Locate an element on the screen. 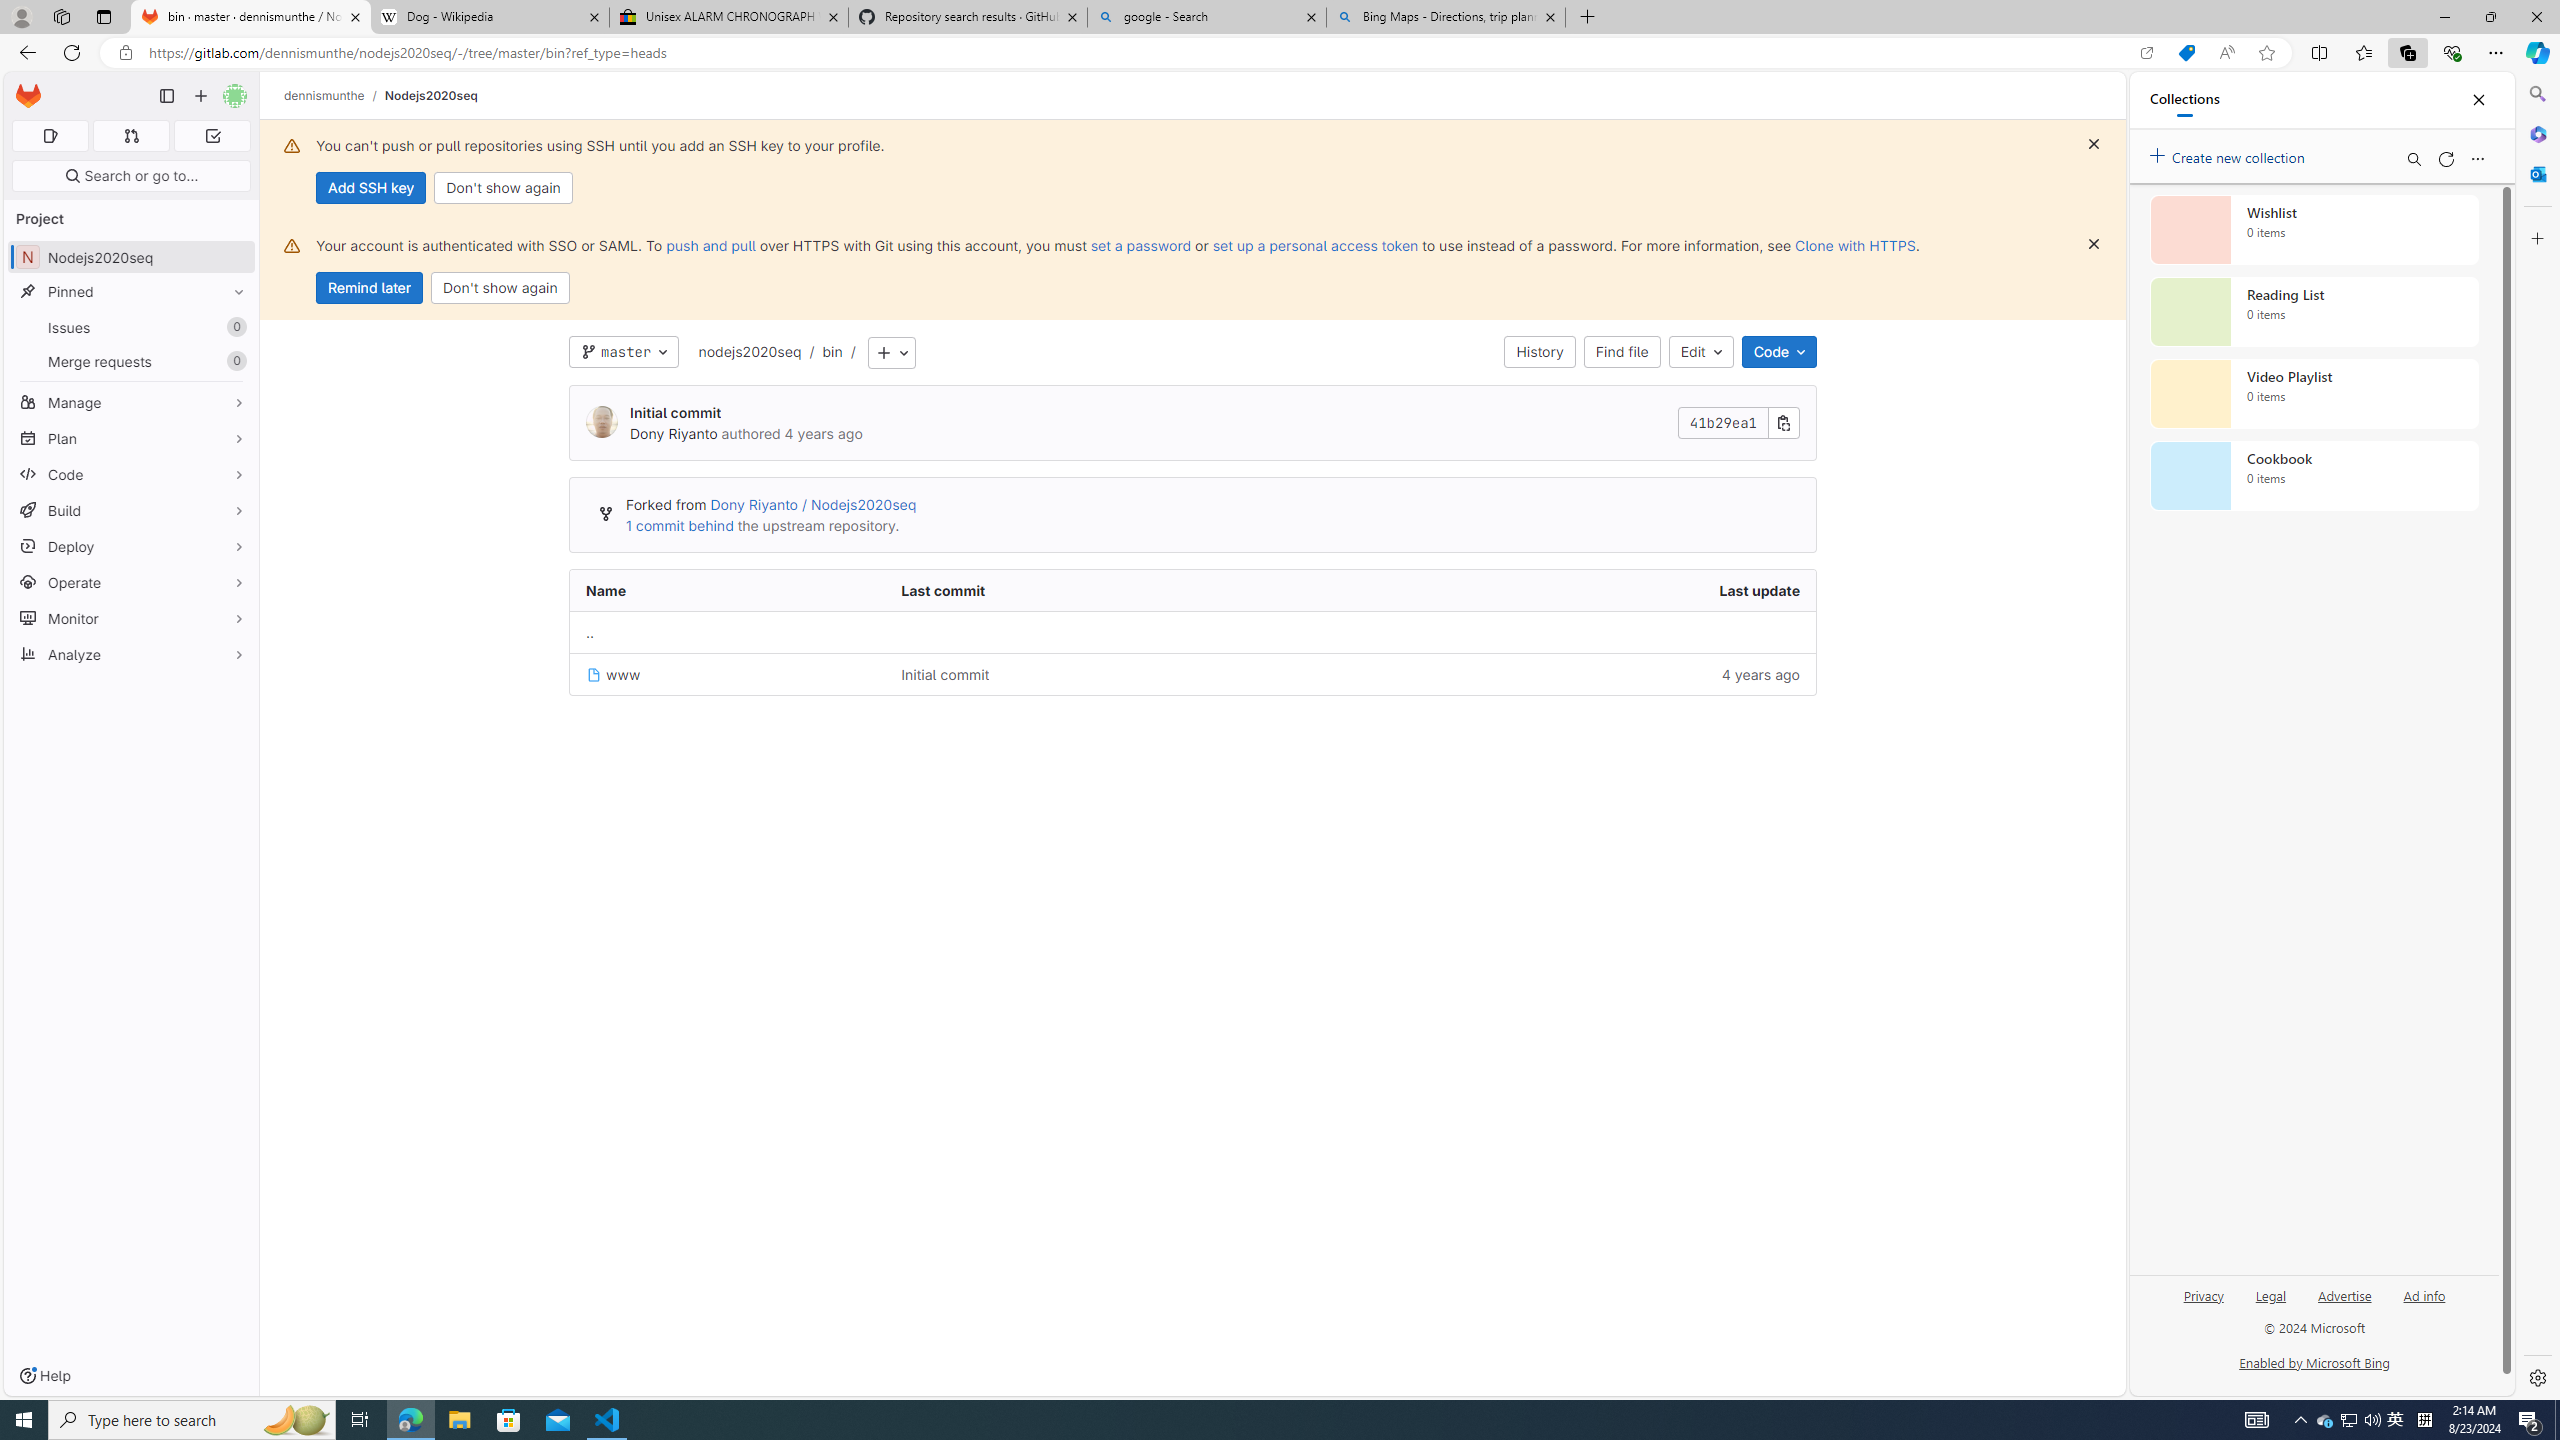 The image size is (2560, 1440). 'Deploy' is located at coordinates (130, 545).